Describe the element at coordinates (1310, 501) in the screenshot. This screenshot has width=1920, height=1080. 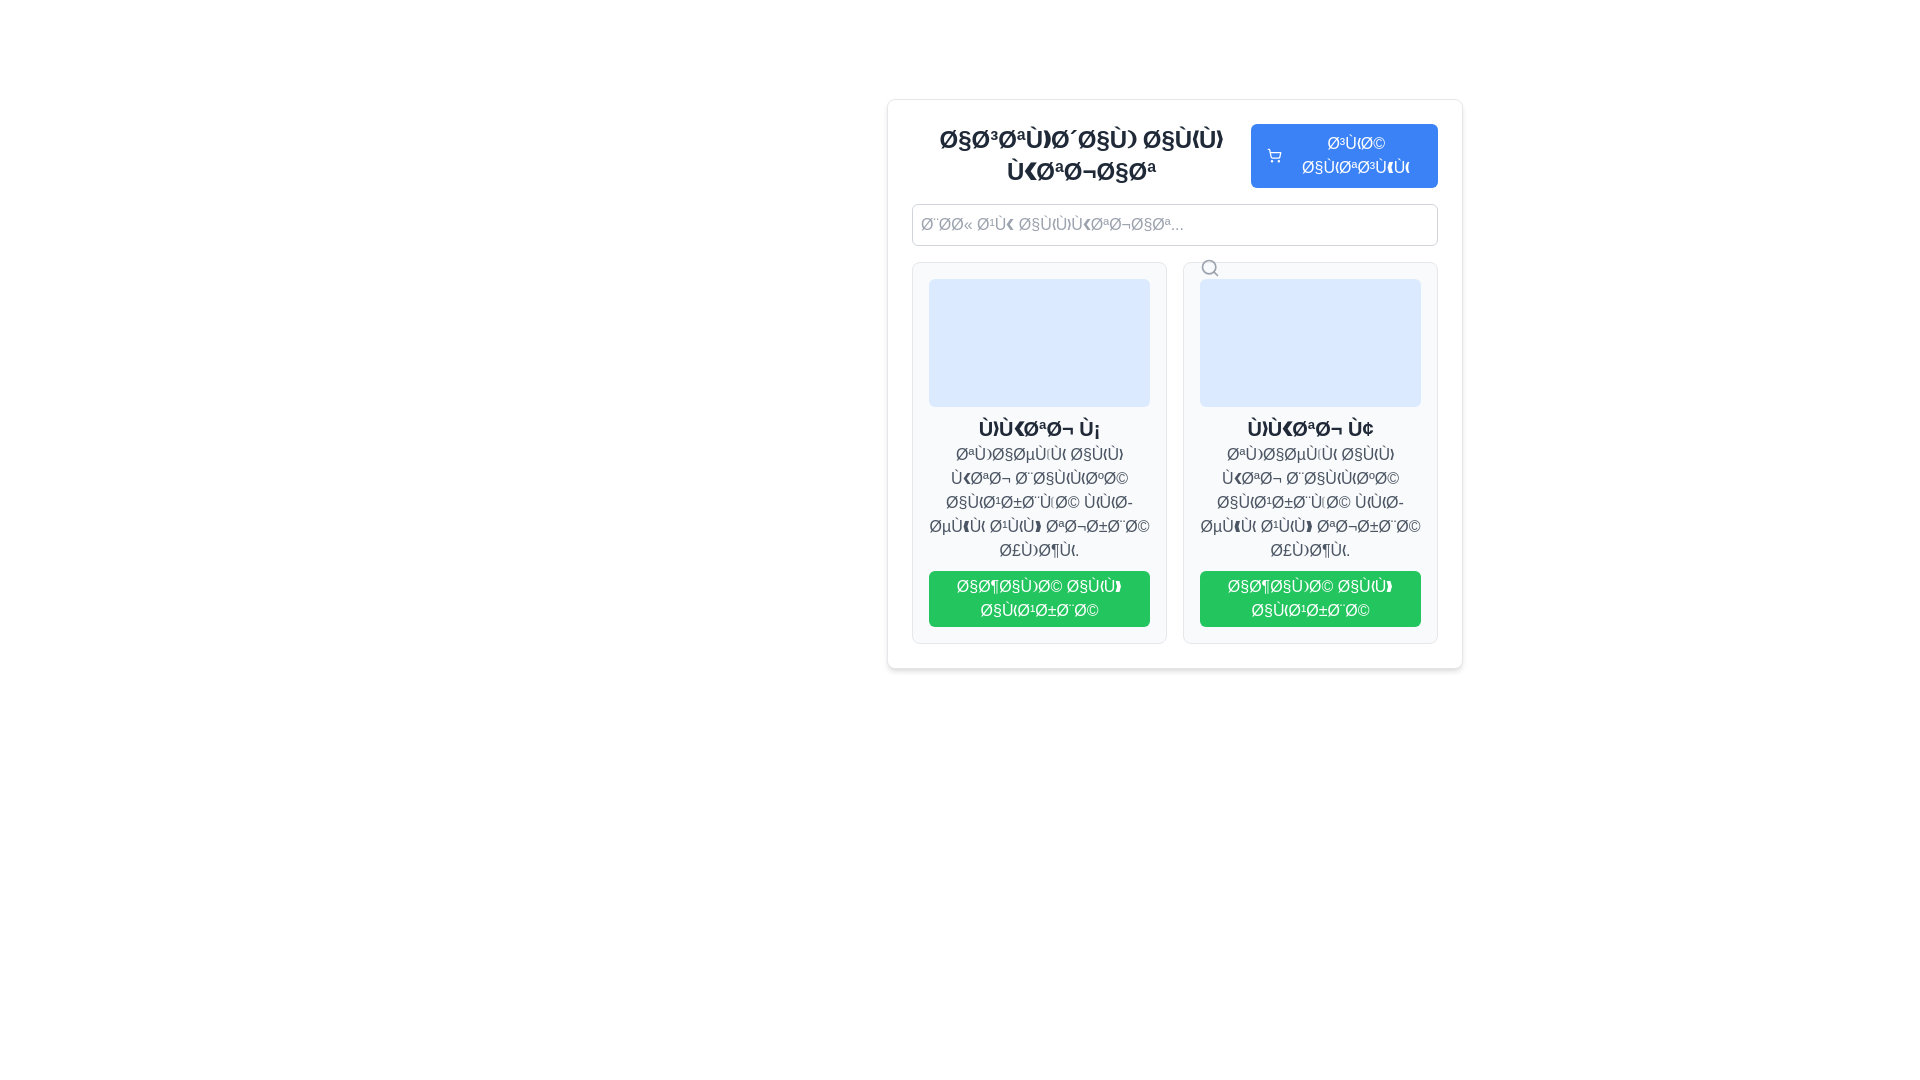
I see `Arabic text displayed in a gray shaded text block below the bold header 'منتج ٢'` at that location.